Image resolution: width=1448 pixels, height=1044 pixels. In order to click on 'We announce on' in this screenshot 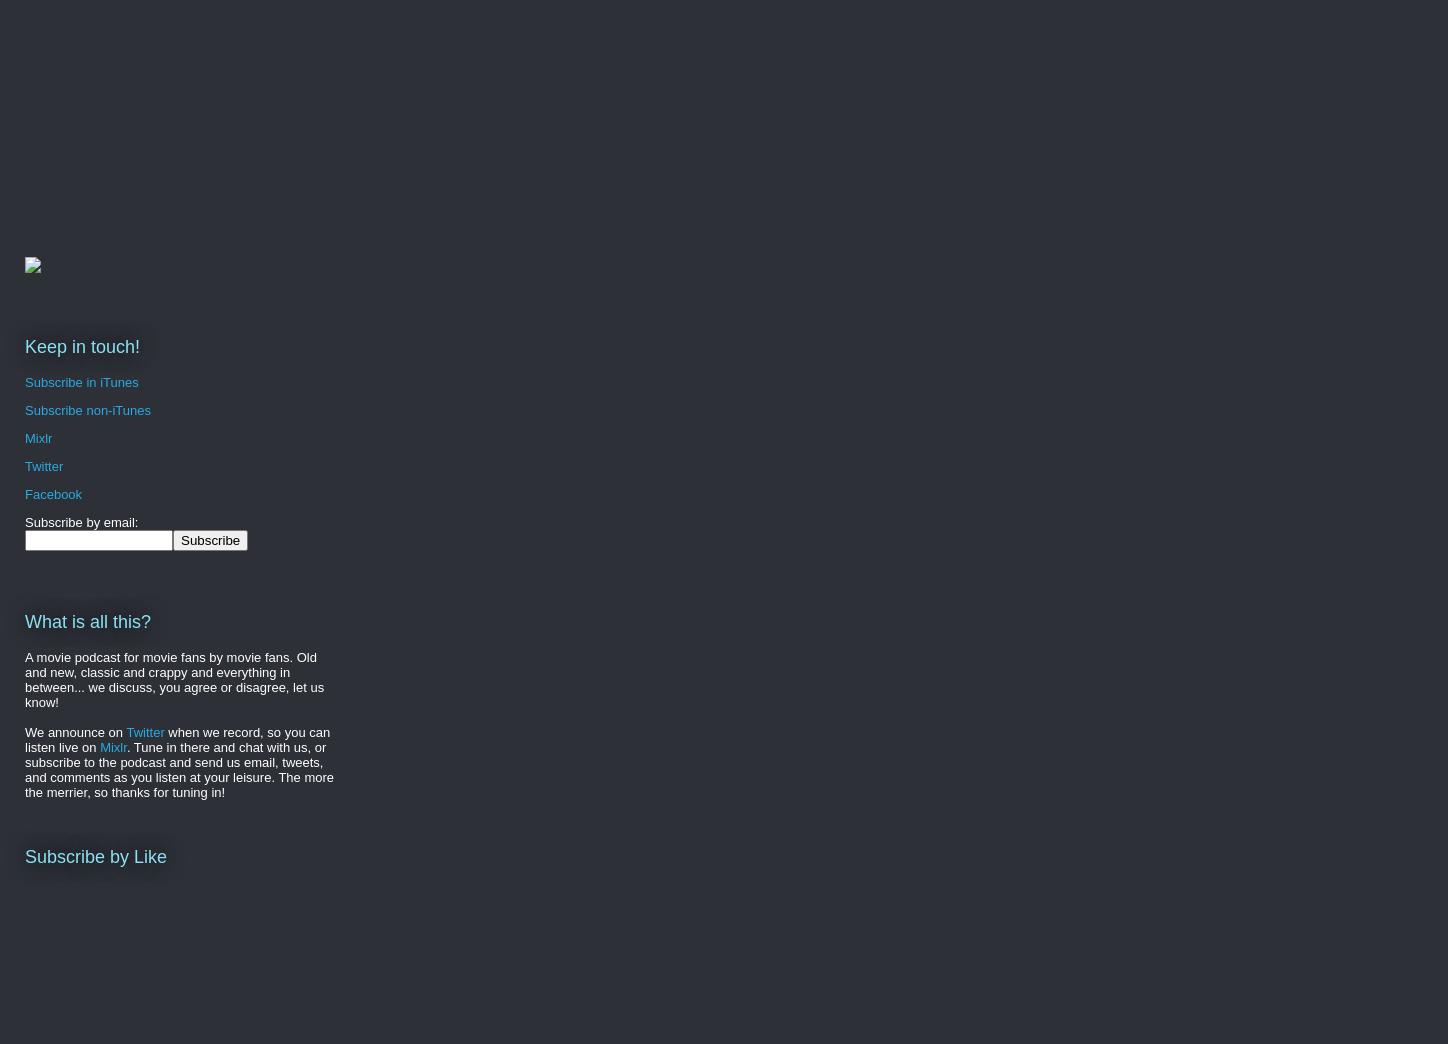, I will do `click(75, 731)`.